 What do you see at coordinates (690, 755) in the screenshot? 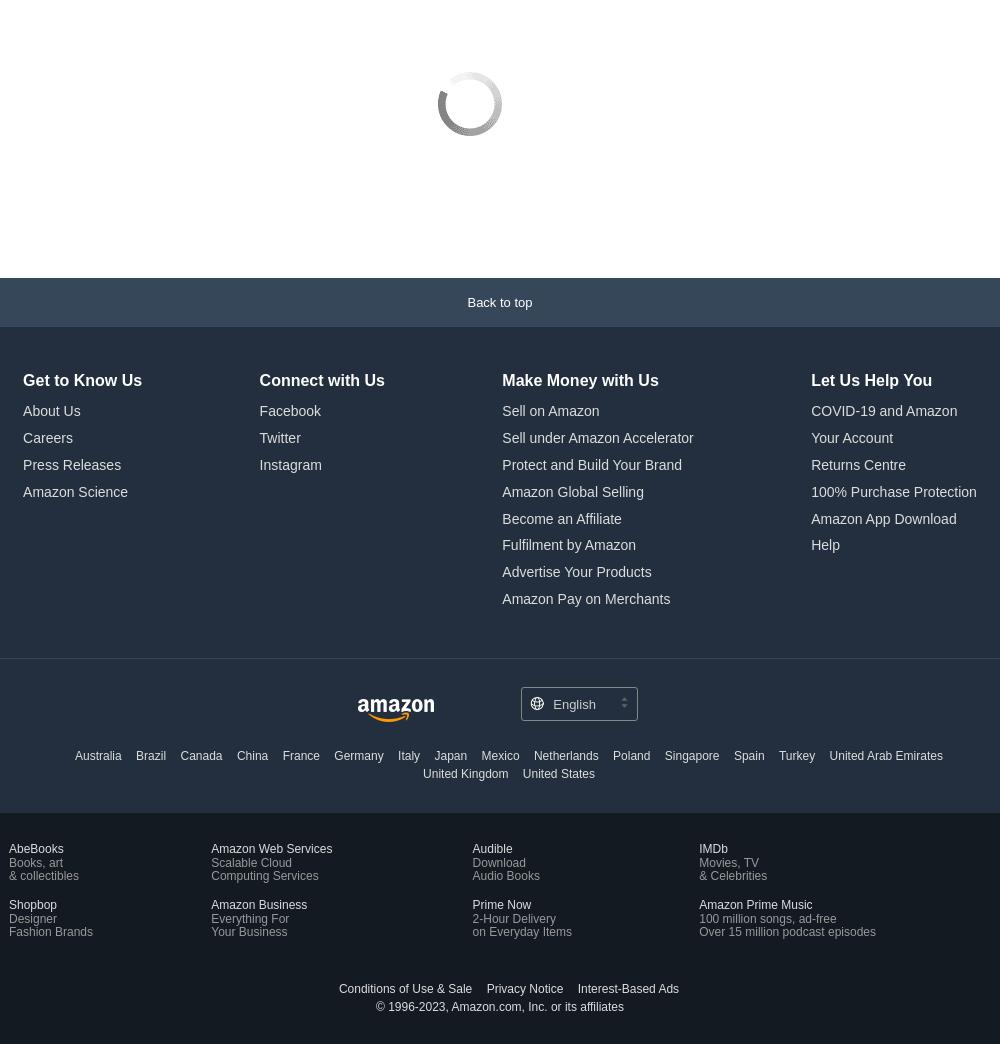
I see `'Singapore'` at bounding box center [690, 755].